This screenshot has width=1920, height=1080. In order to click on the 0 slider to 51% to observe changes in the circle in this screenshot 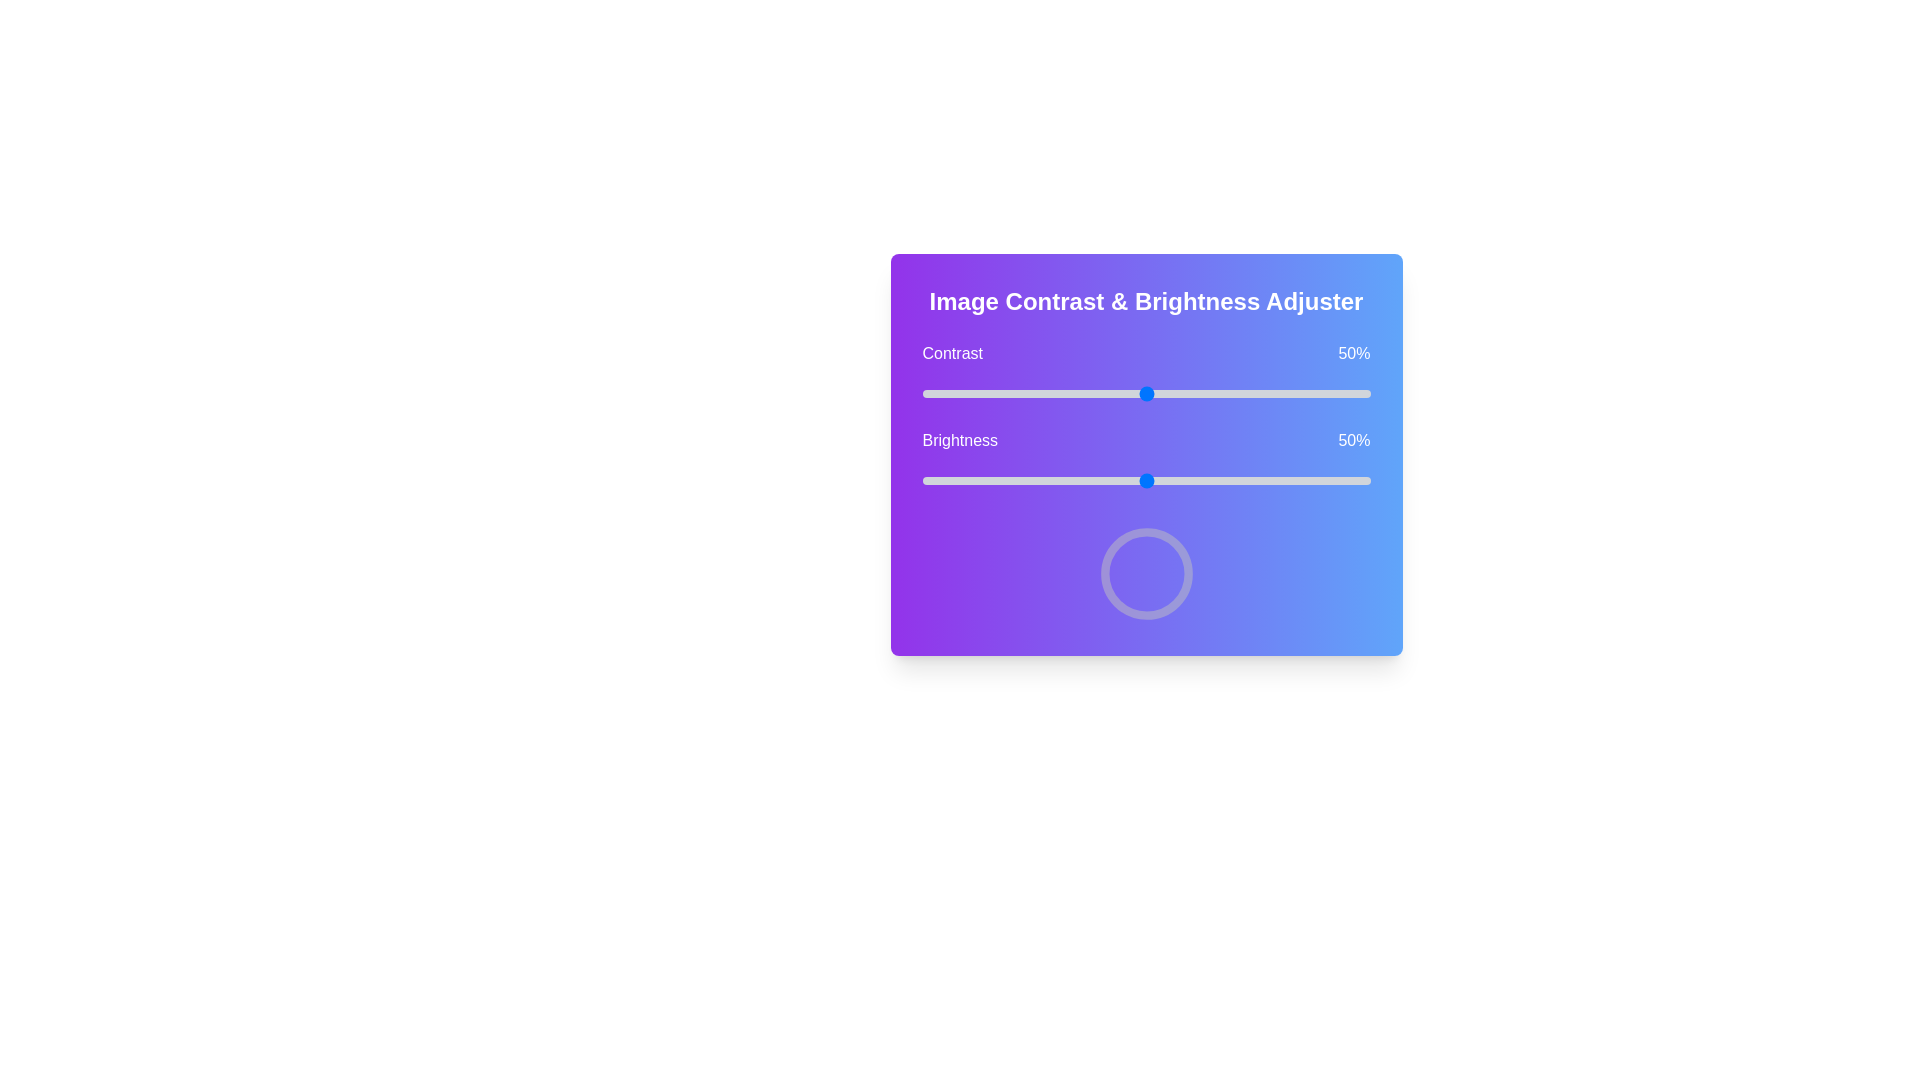, I will do `click(1151, 393)`.